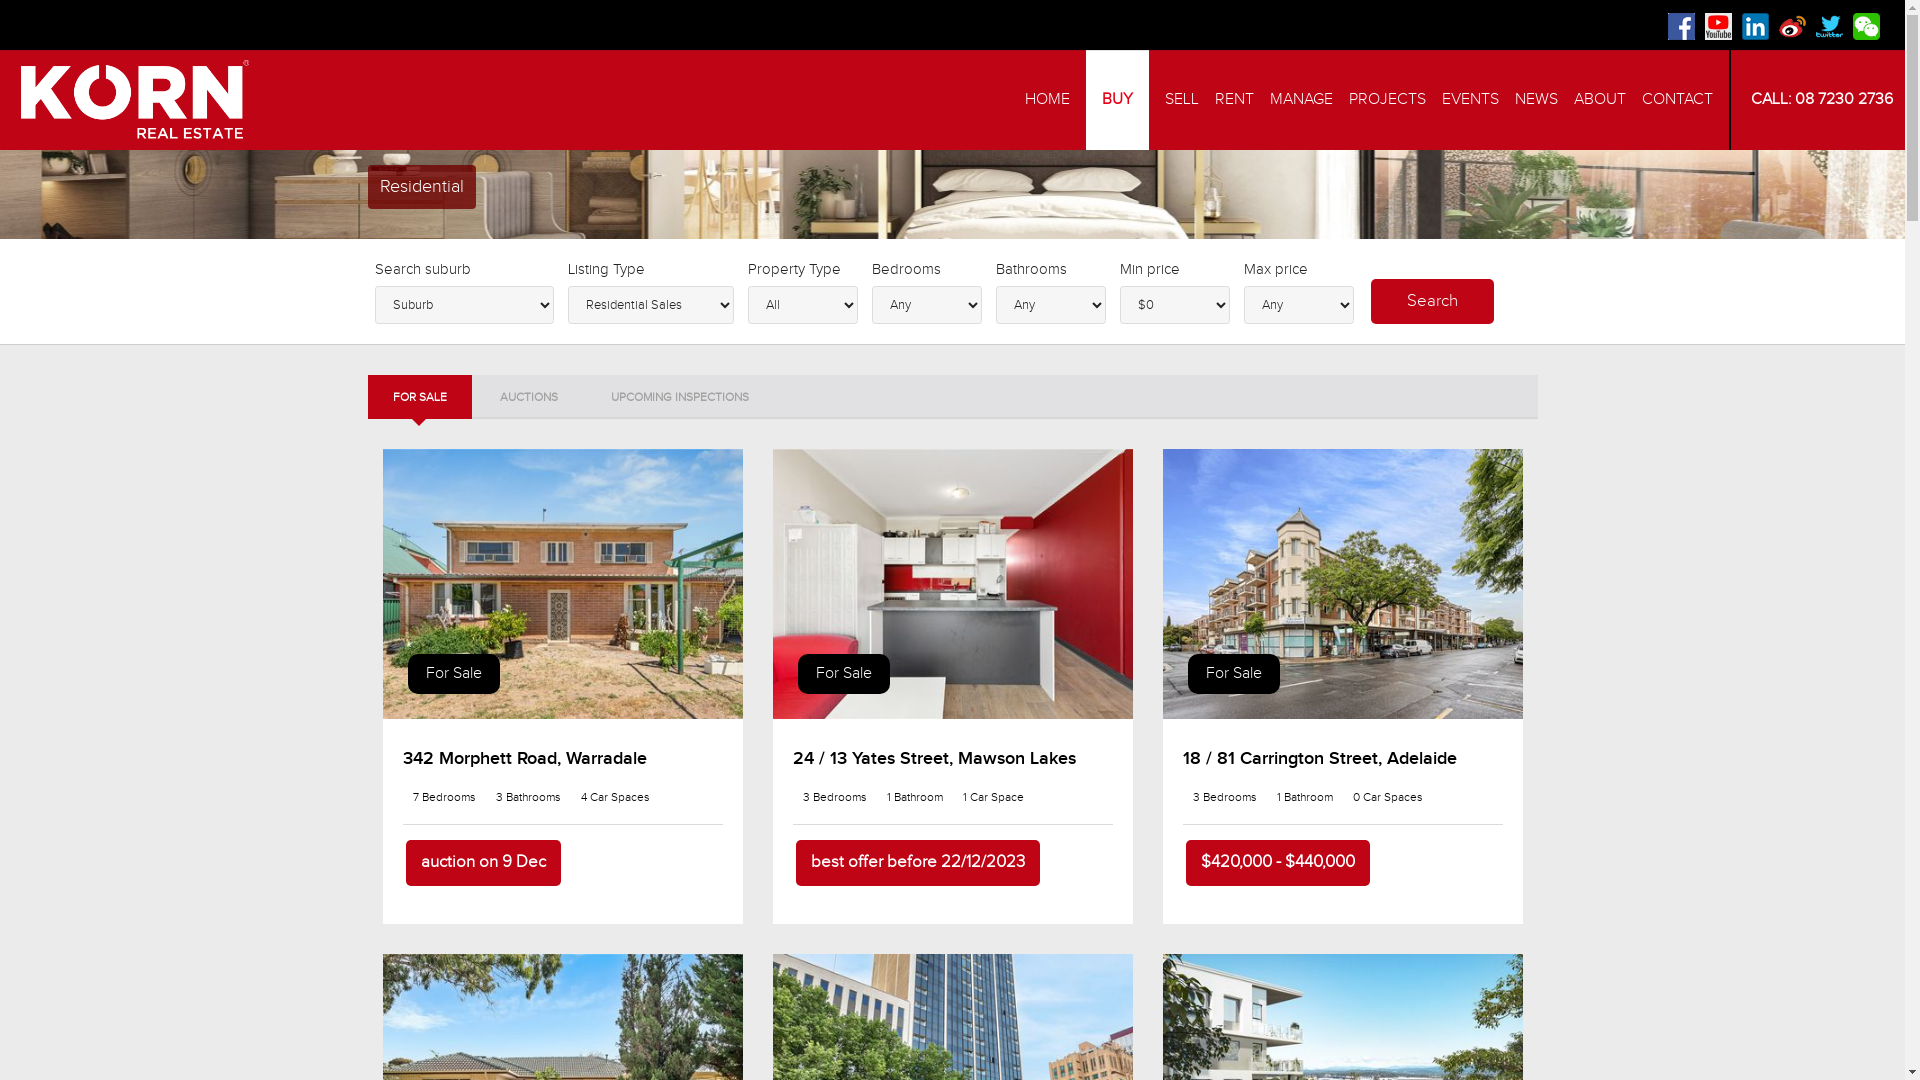 Image resolution: width=1920 pixels, height=1080 pixels. What do you see at coordinates (1046, 100) in the screenshot?
I see `'HOME'` at bounding box center [1046, 100].